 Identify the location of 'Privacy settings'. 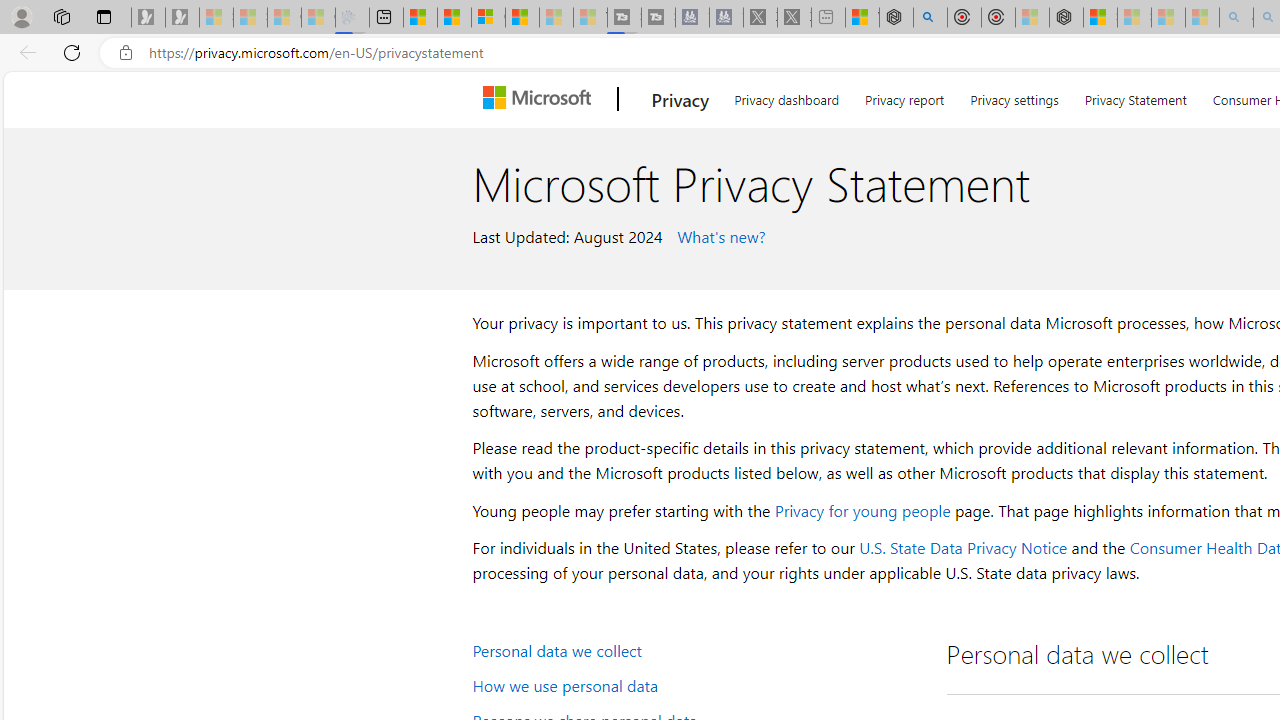
(1015, 96).